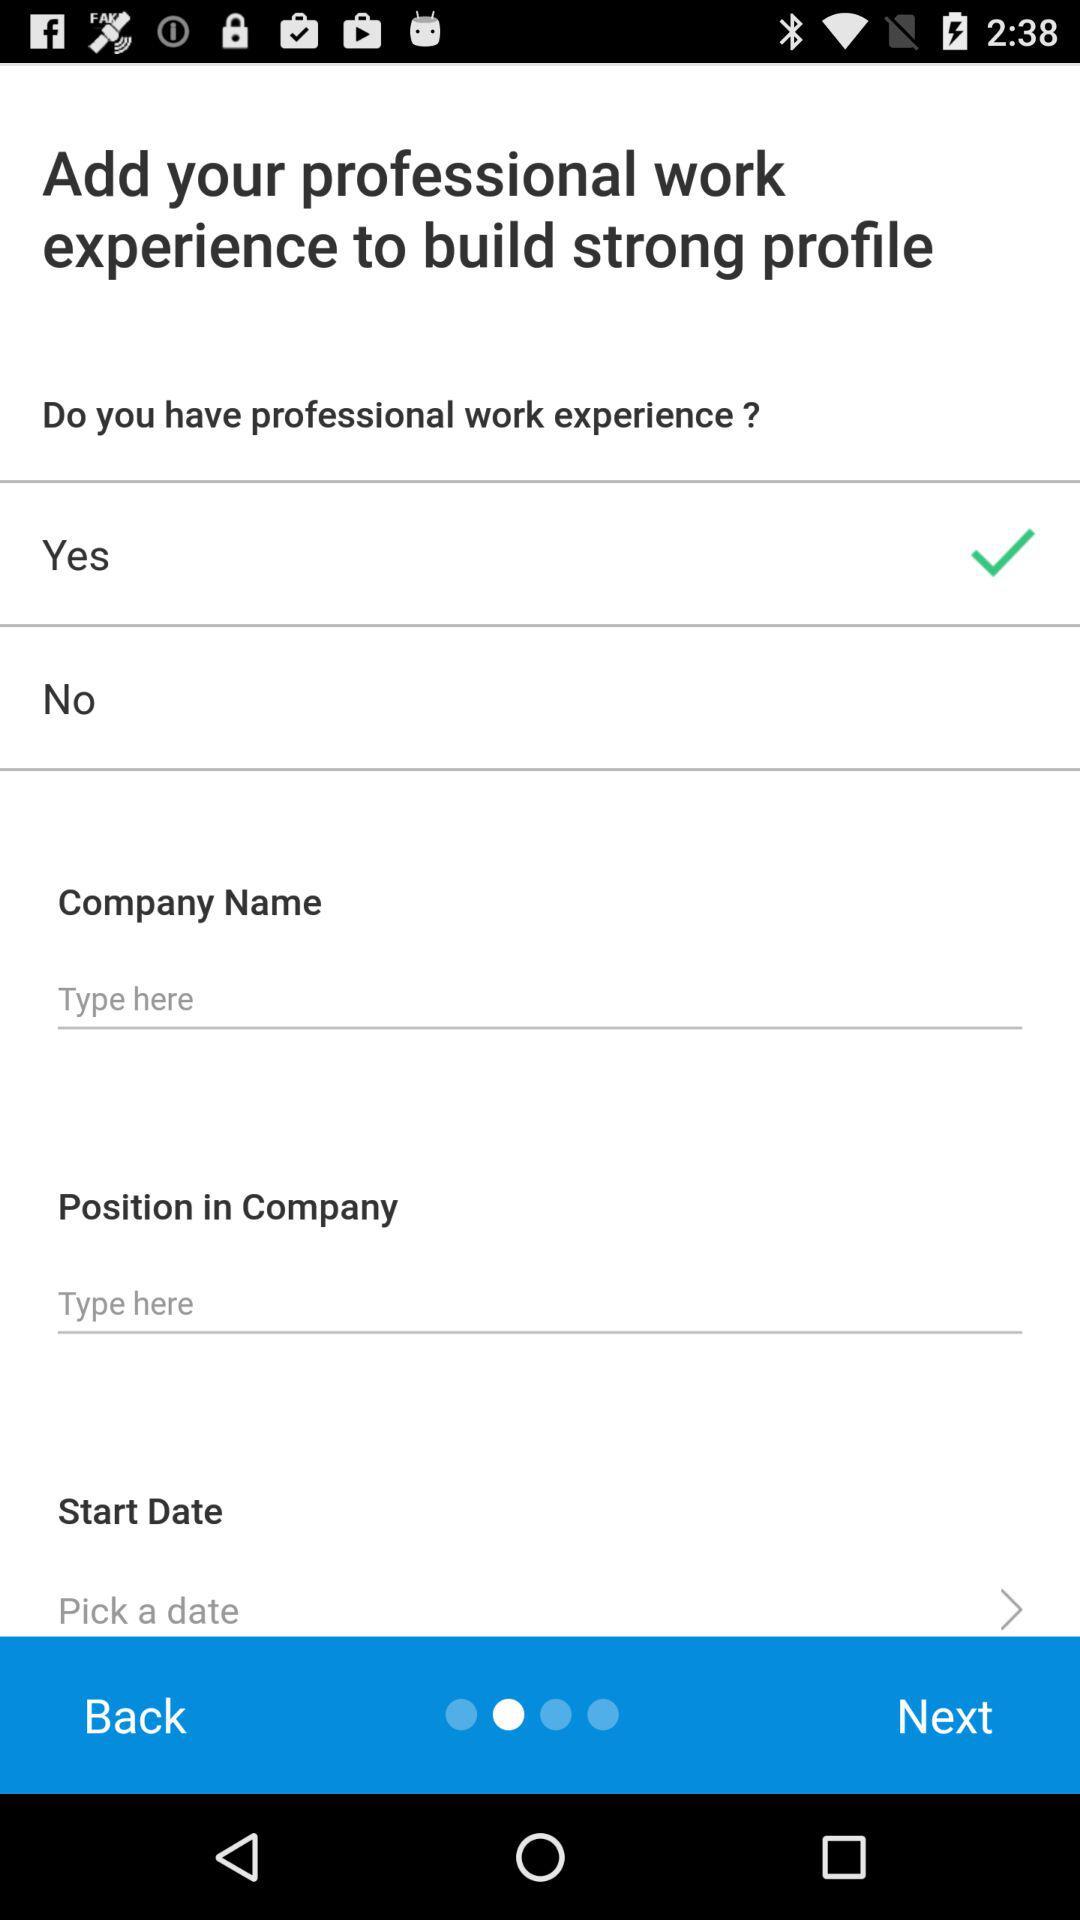 Image resolution: width=1080 pixels, height=1920 pixels. What do you see at coordinates (540, 998) in the screenshot?
I see `fill out company name` at bounding box center [540, 998].